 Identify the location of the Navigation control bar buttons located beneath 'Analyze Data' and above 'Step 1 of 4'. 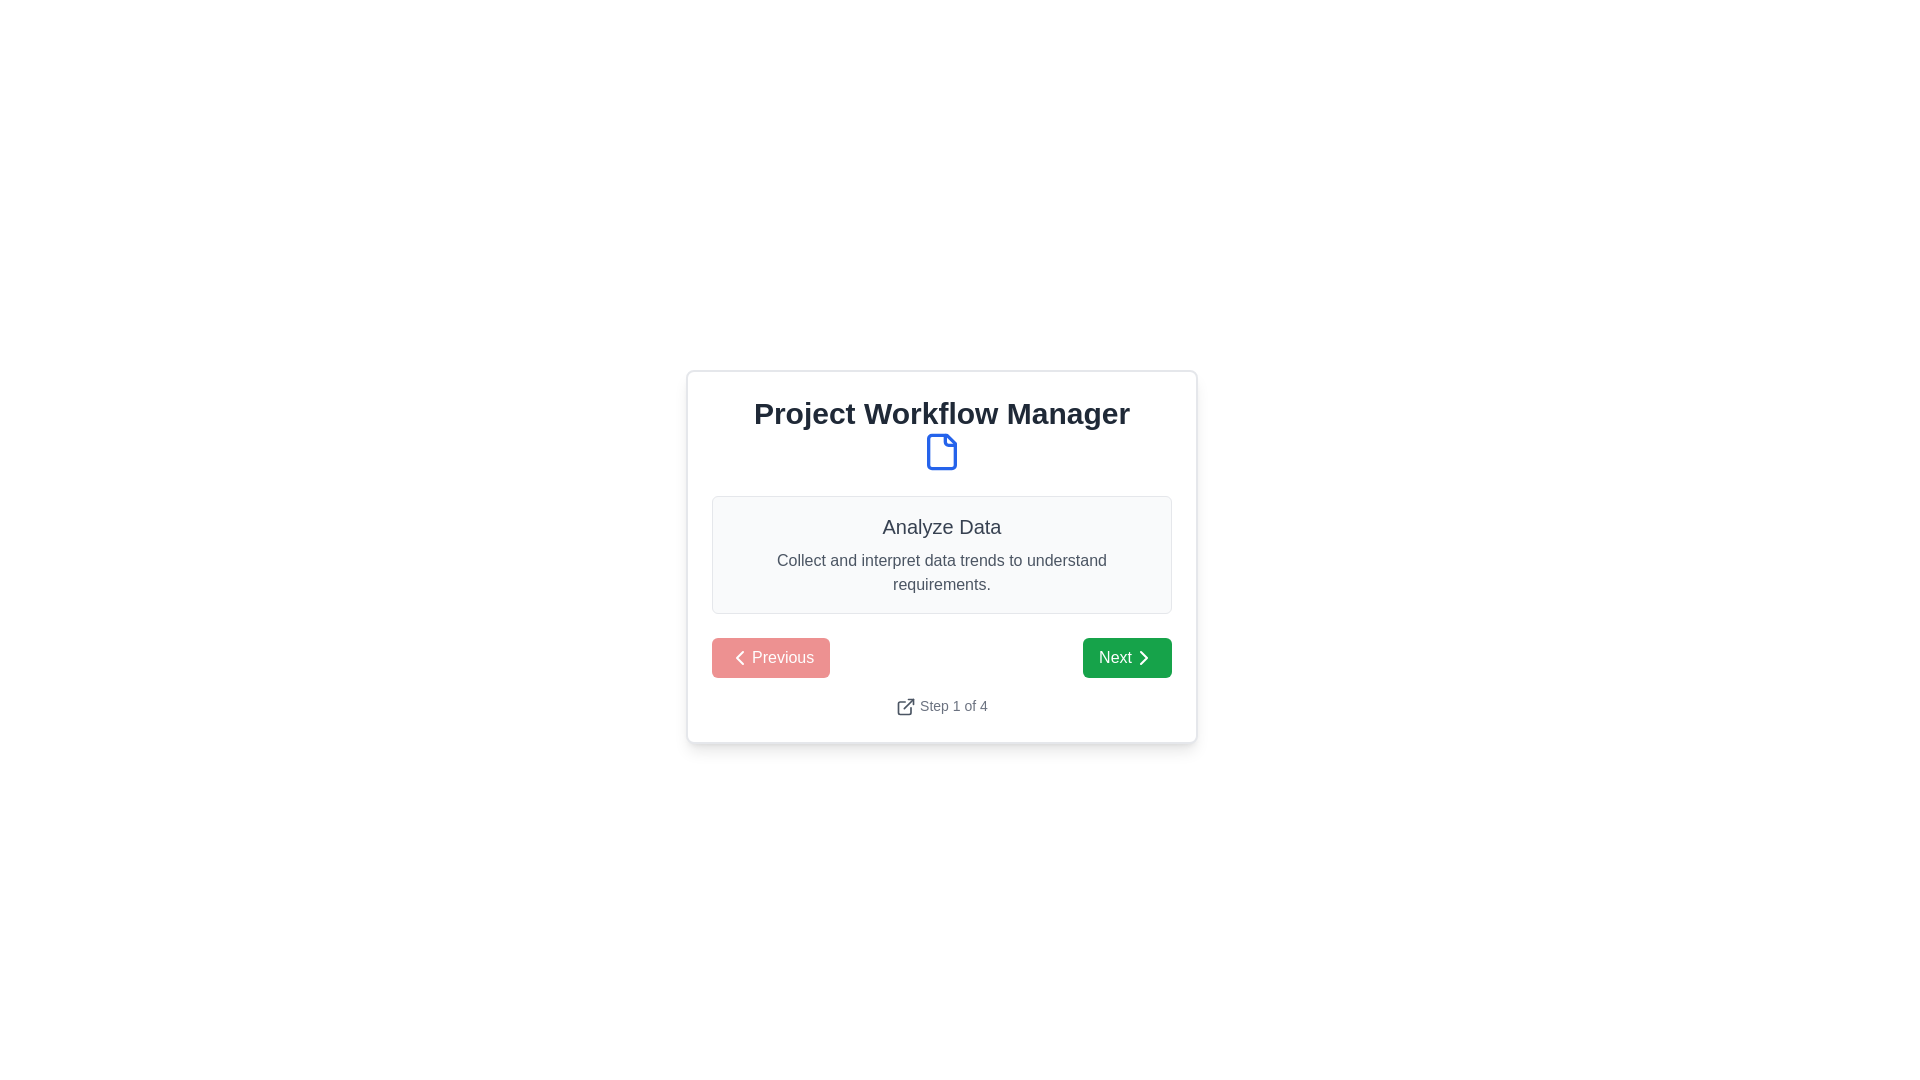
(940, 658).